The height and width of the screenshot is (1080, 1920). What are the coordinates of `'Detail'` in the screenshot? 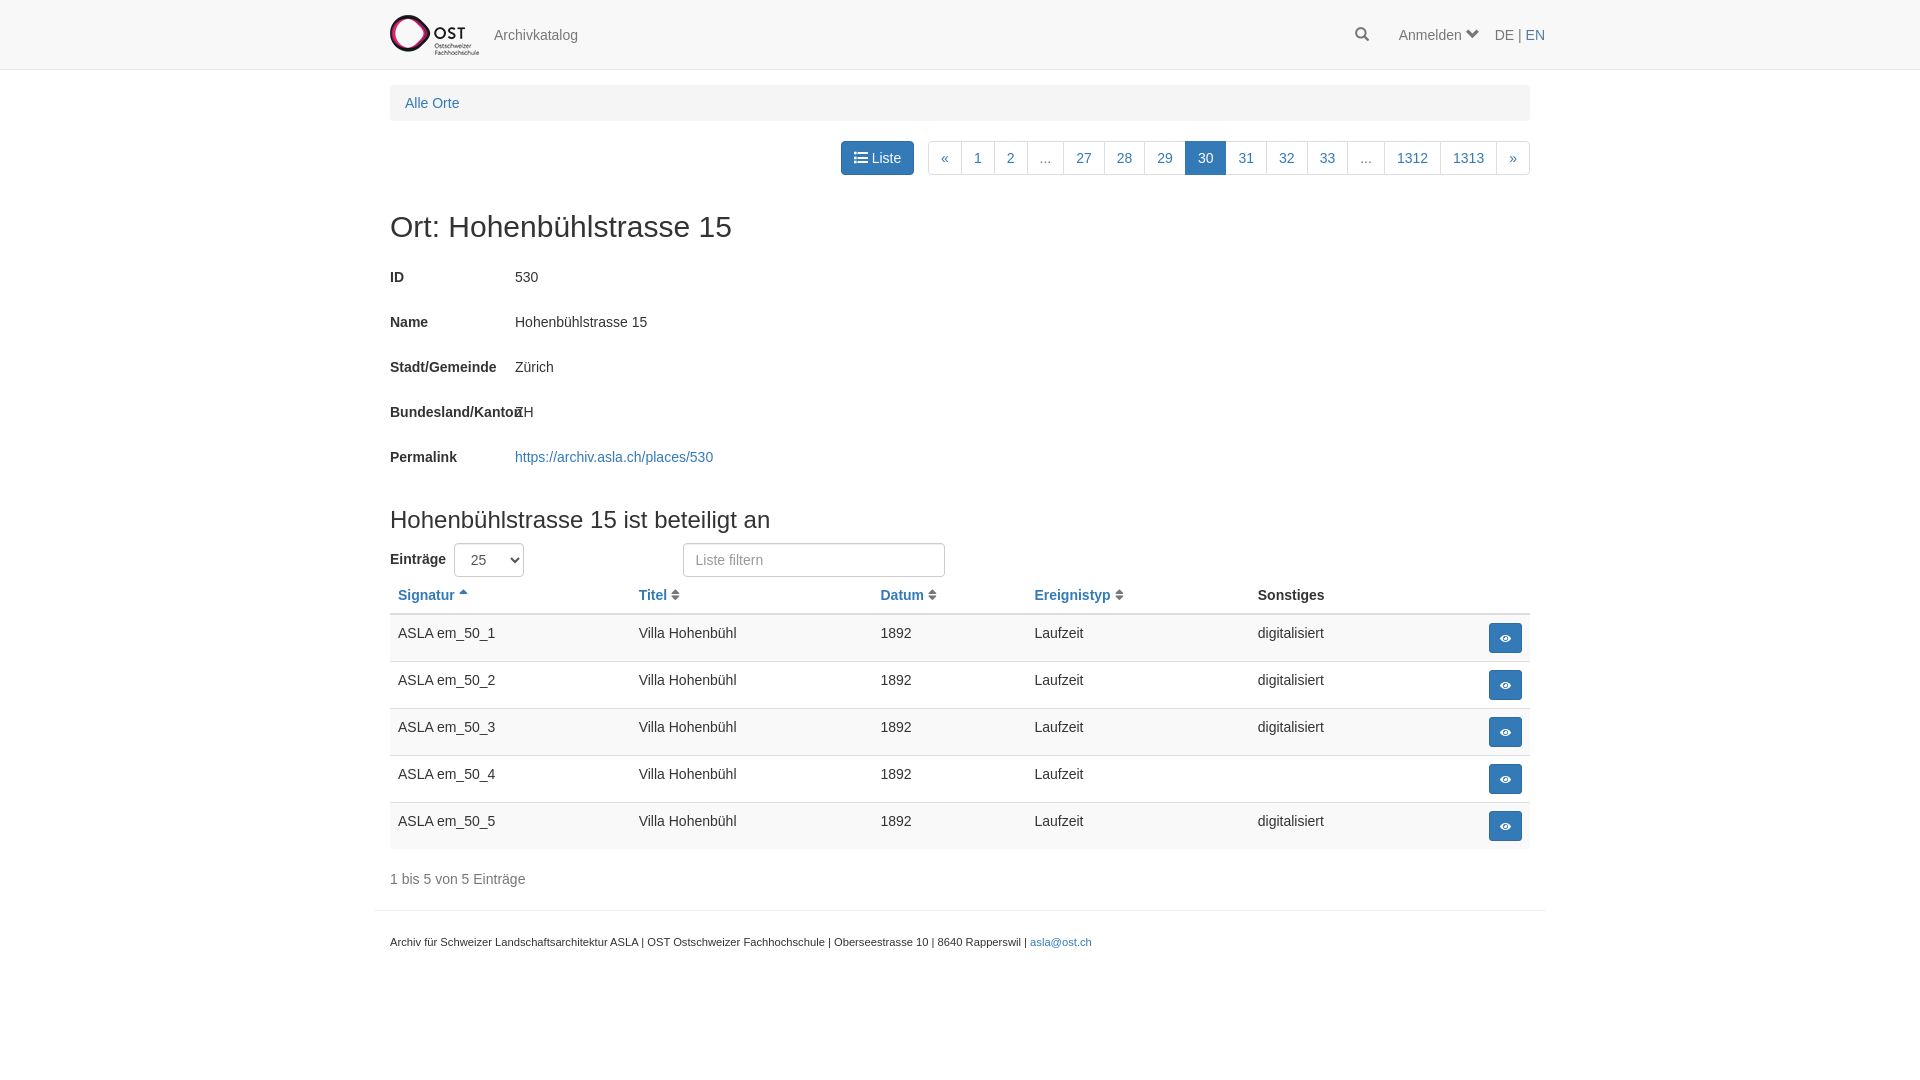 It's located at (1505, 732).